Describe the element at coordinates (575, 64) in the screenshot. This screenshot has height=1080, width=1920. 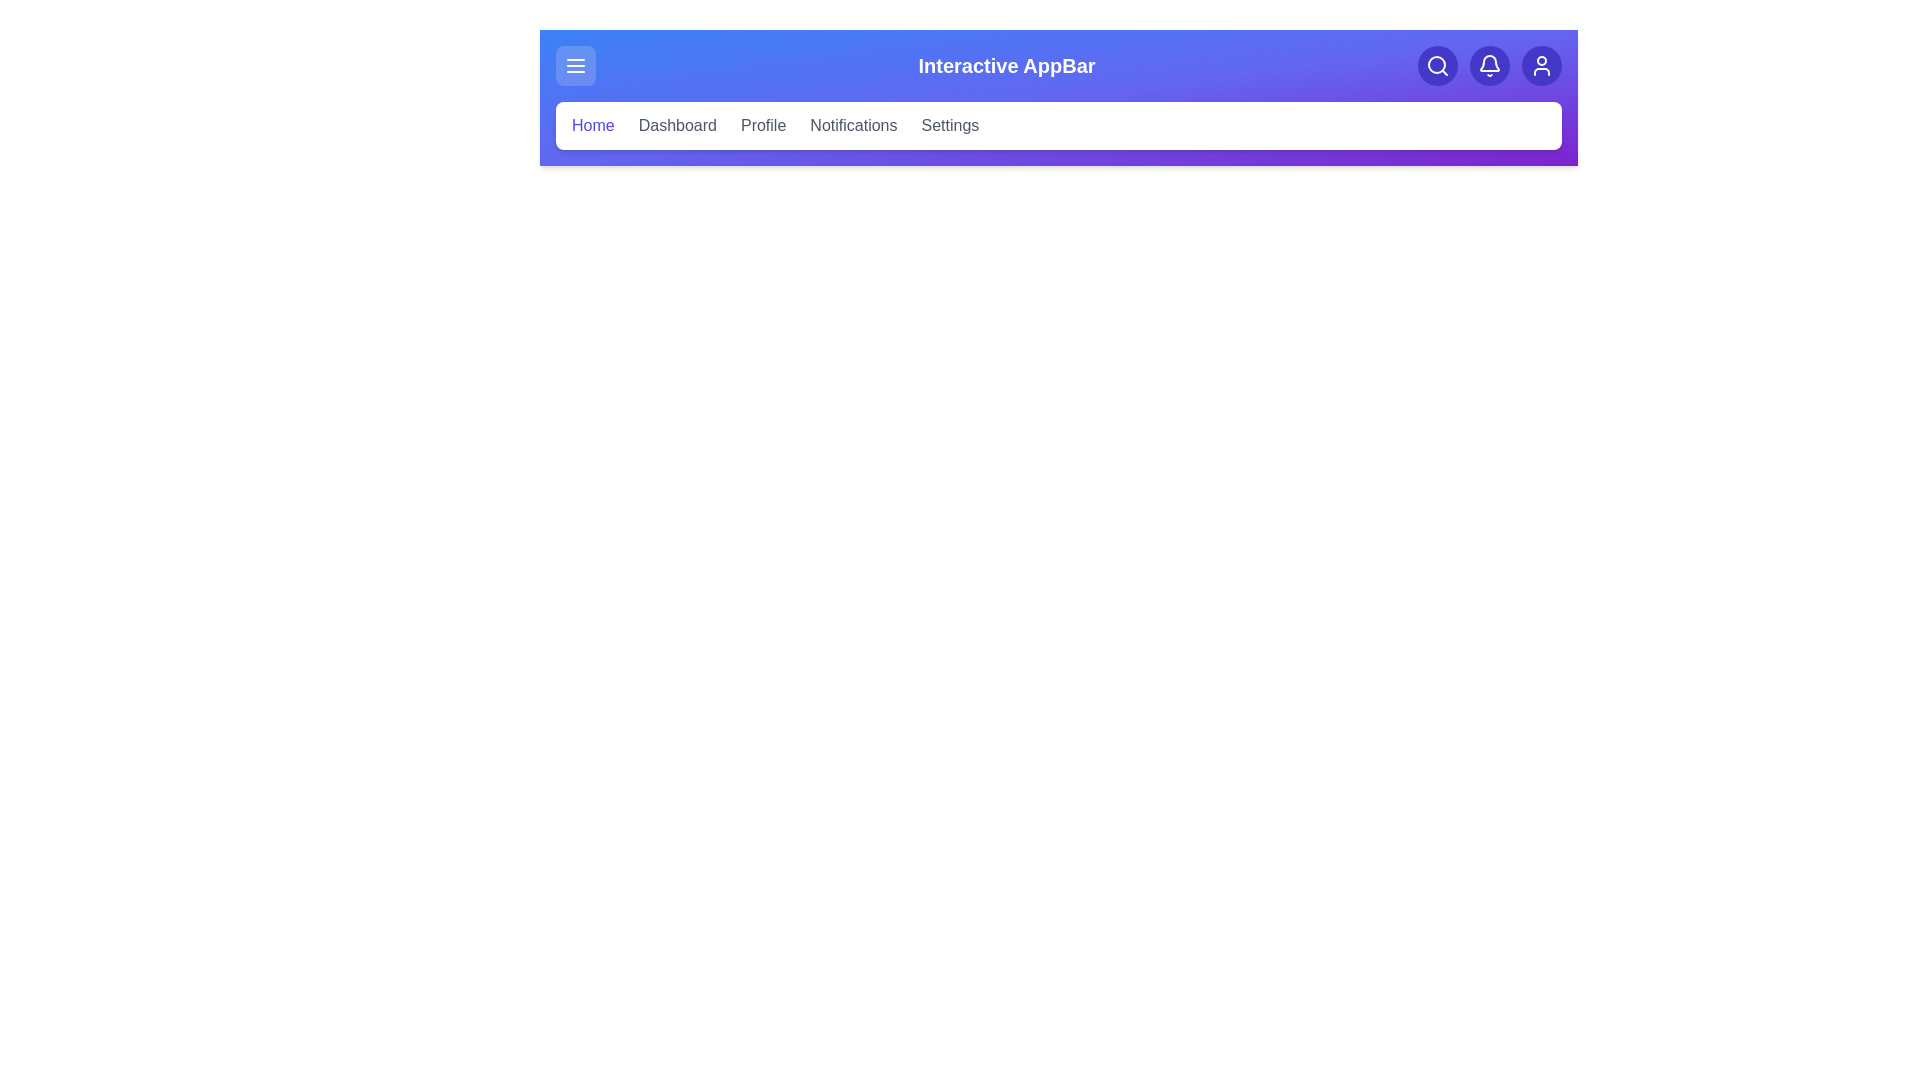
I see `the menu button to toggle the menu visibility` at that location.